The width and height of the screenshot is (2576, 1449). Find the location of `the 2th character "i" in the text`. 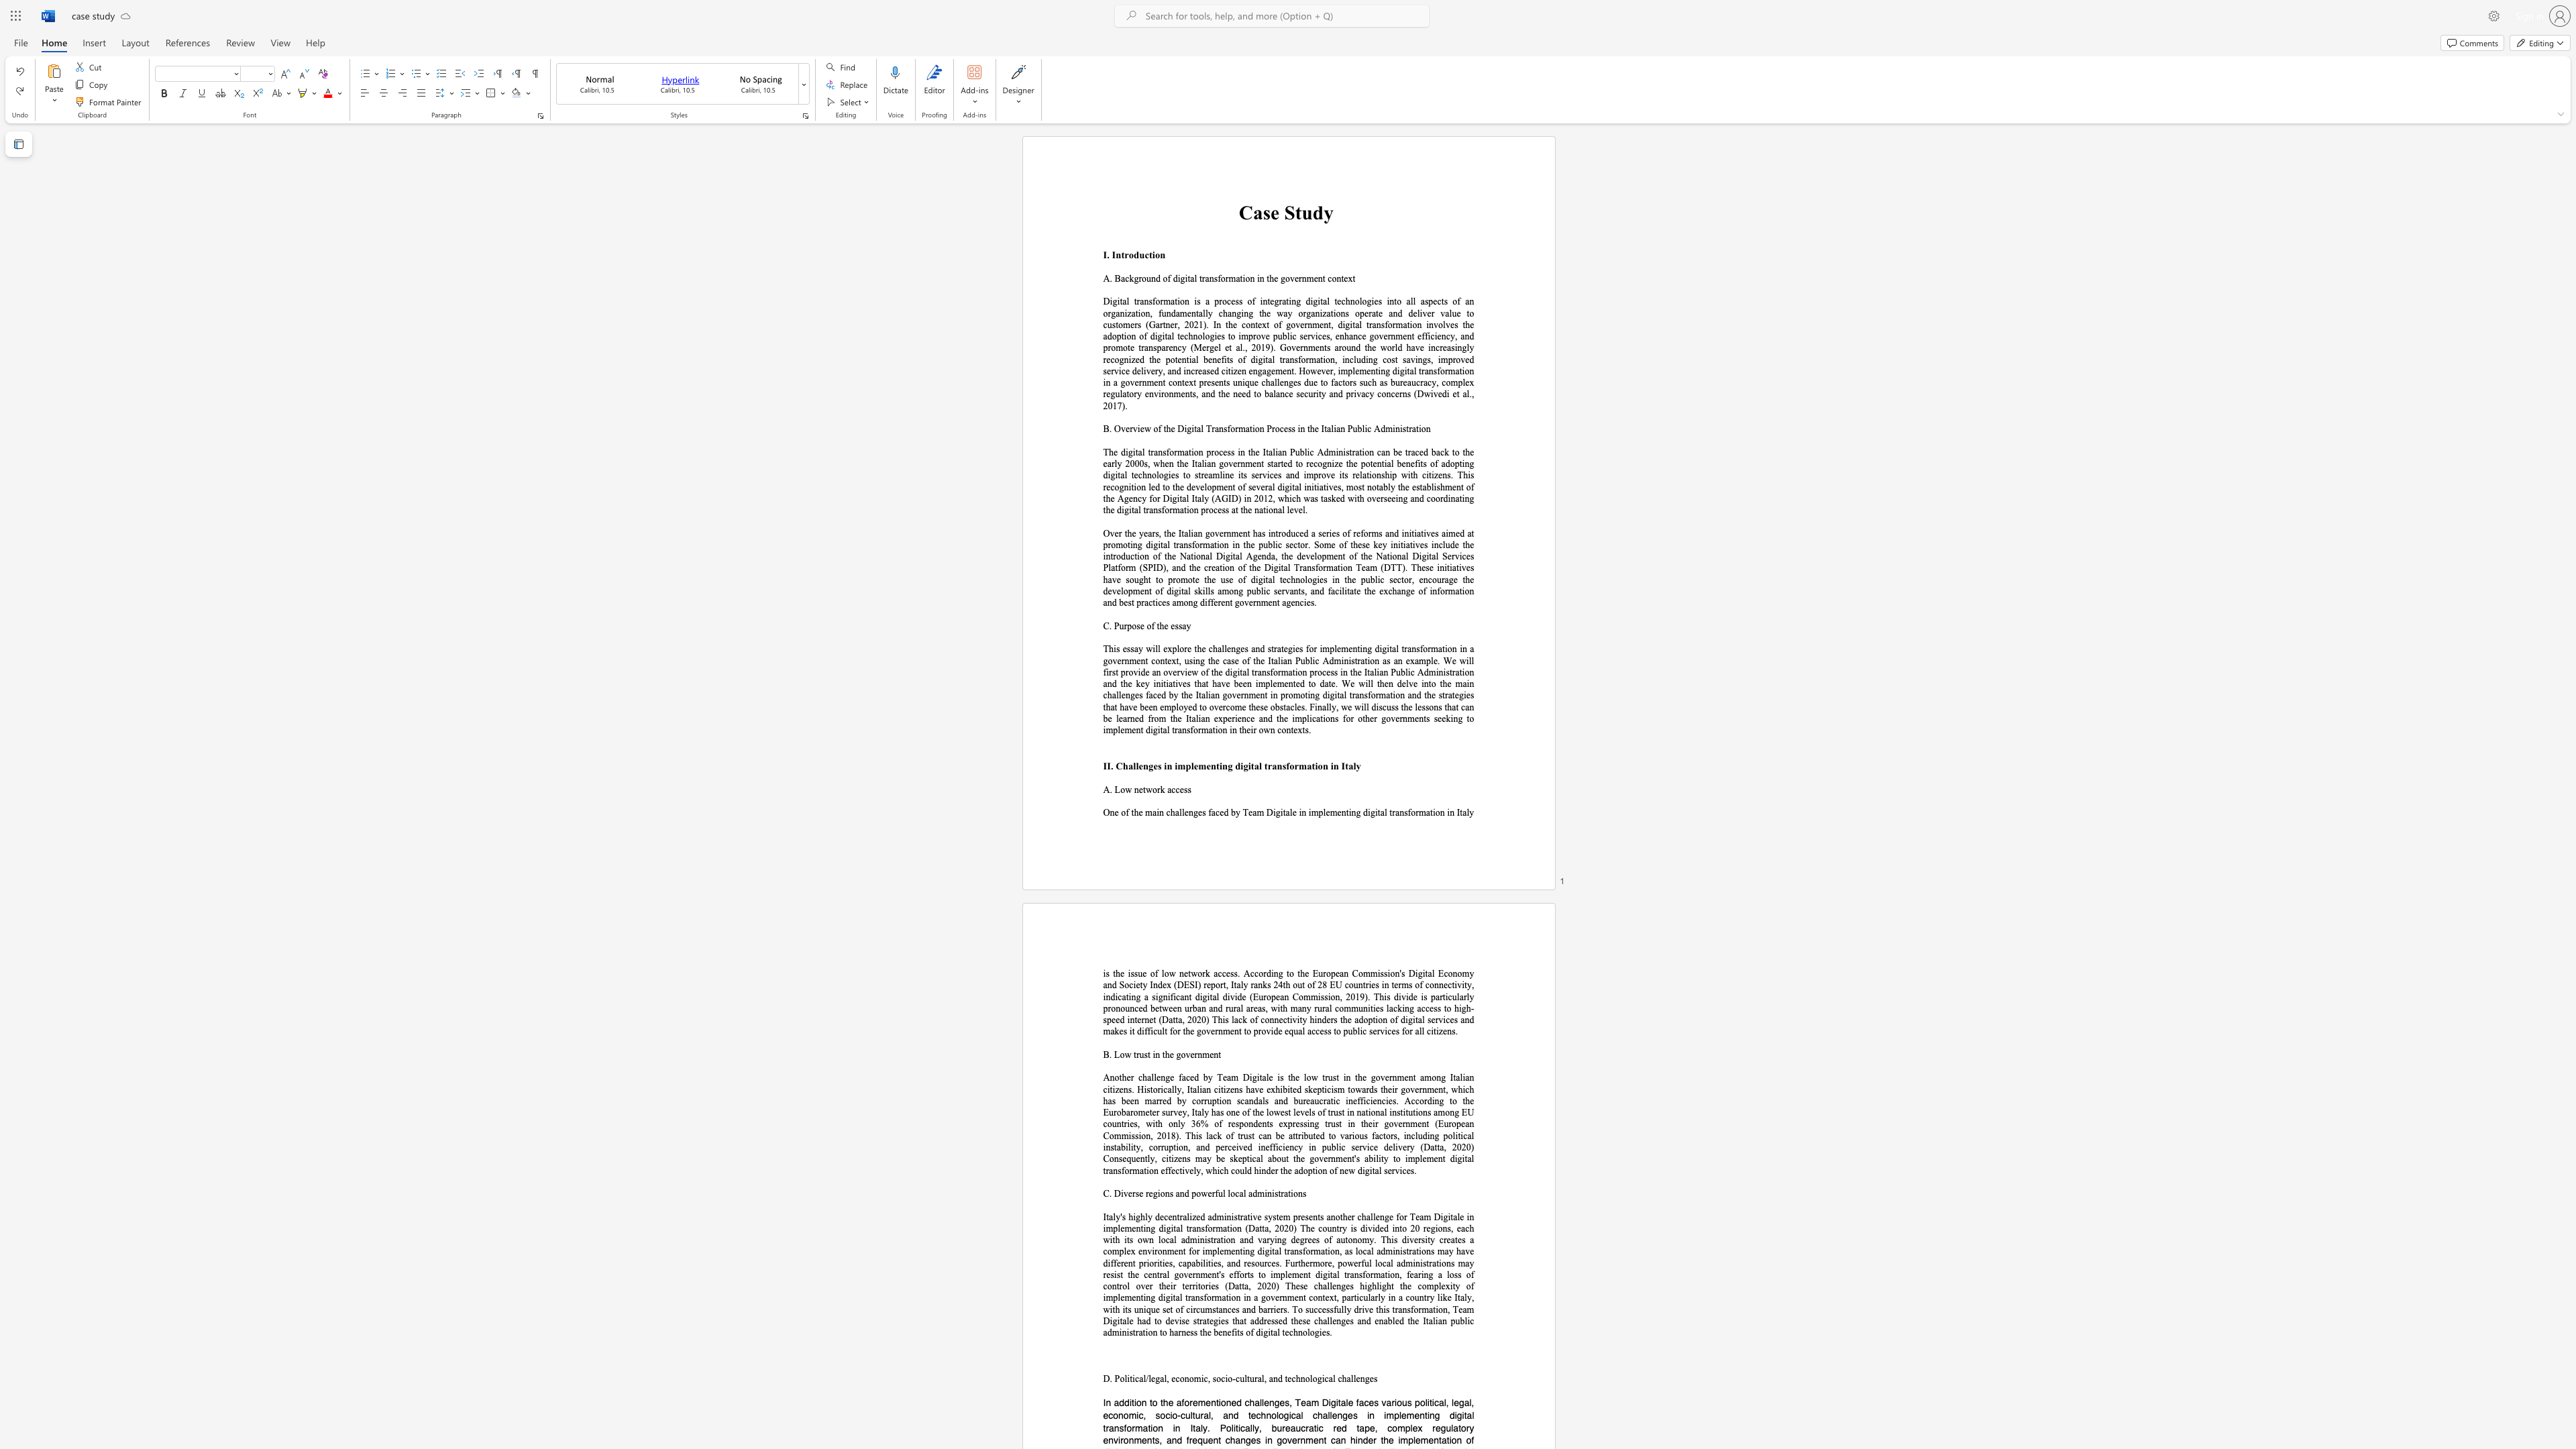

the 2th character "i" in the text is located at coordinates (1185, 427).